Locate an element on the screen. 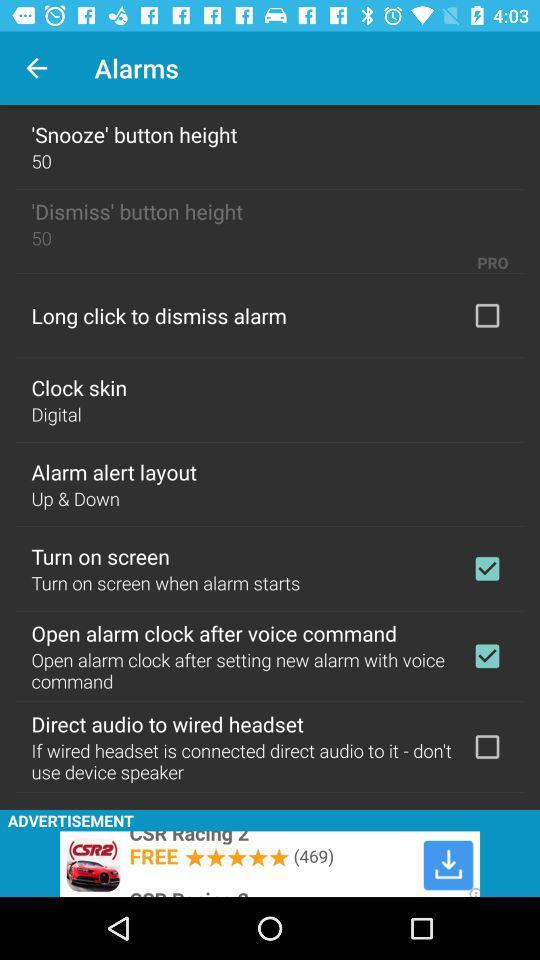 The height and width of the screenshot is (960, 540). tick option is located at coordinates (486, 655).